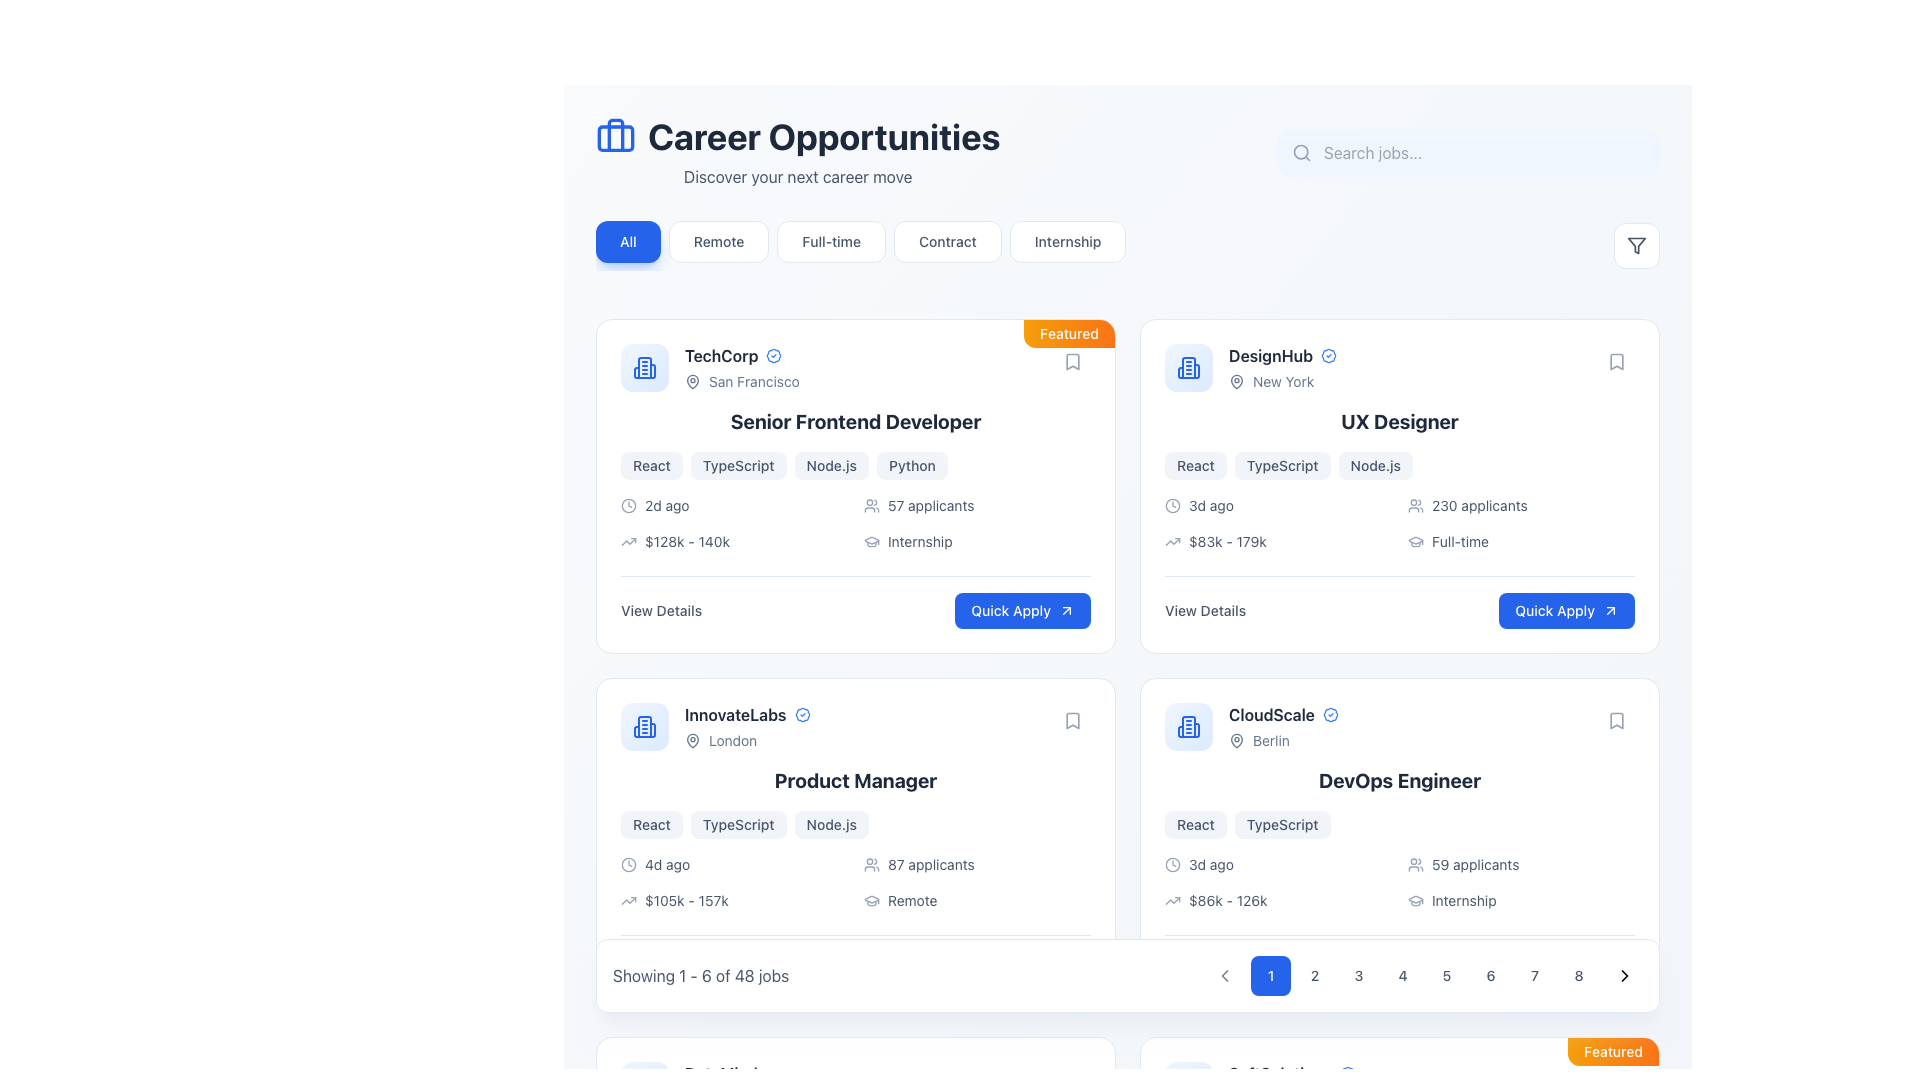  I want to click on the 'TechCorp' label with a blue badge icon indicating verification for more information about the company, so click(741, 354).